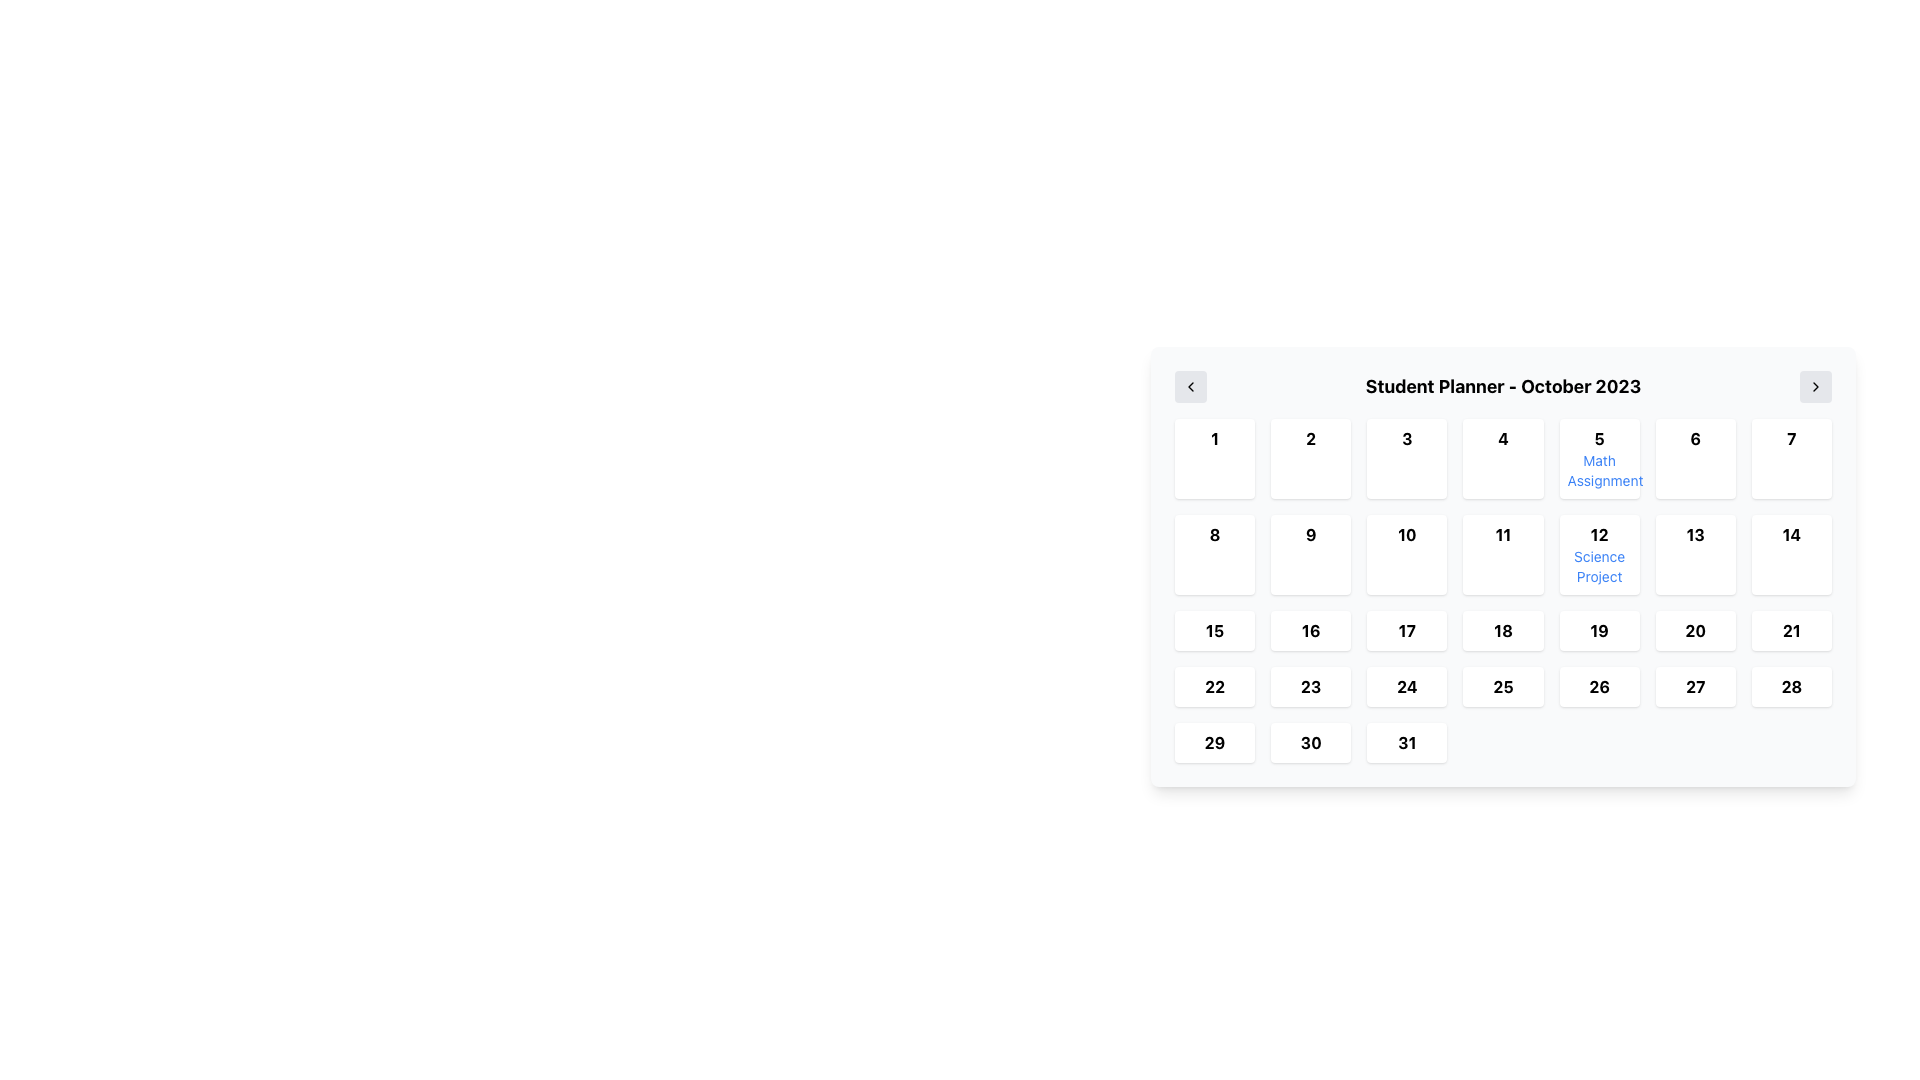  I want to click on the bold text label displaying '17' in the calendar grid, located in the third row and fifth column, which is styled with a white background and rounded corners, so click(1406, 631).